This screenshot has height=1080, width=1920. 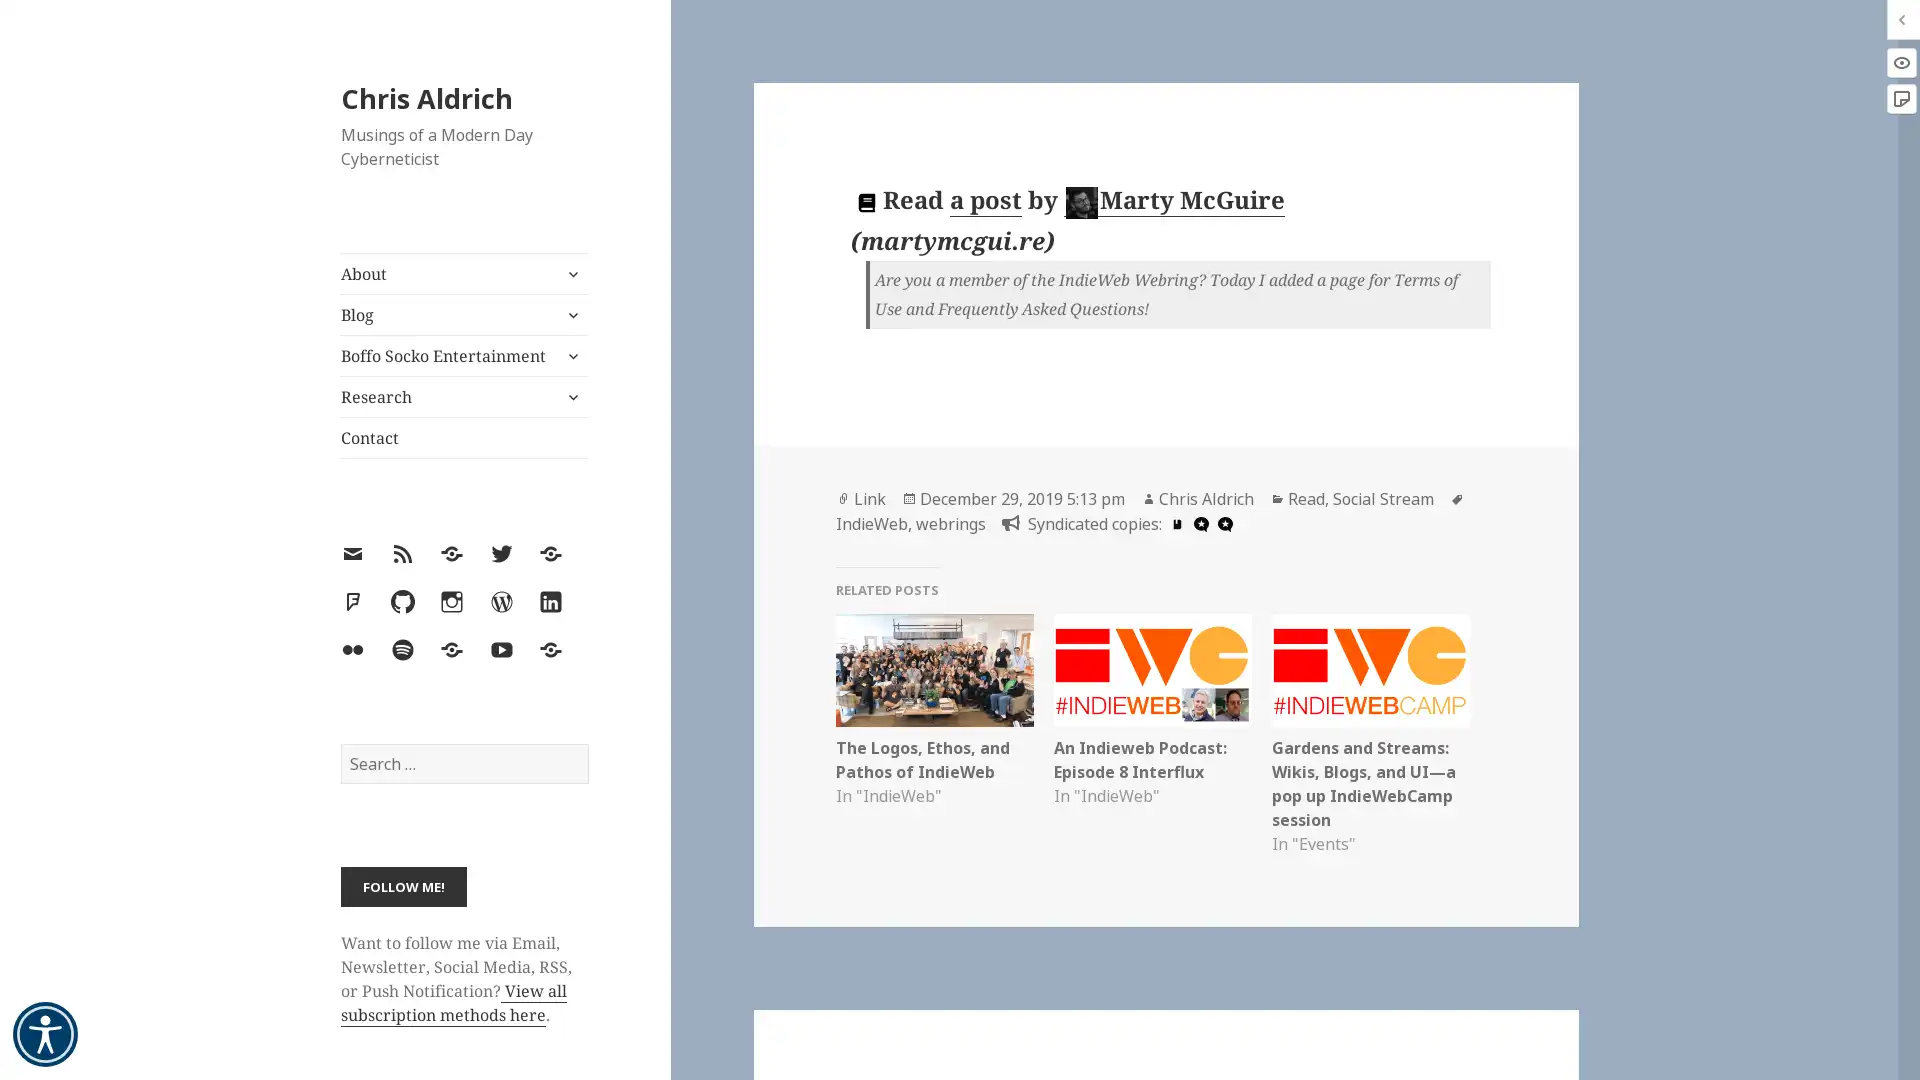 What do you see at coordinates (402, 885) in the screenshot?
I see `Follow Me!` at bounding box center [402, 885].